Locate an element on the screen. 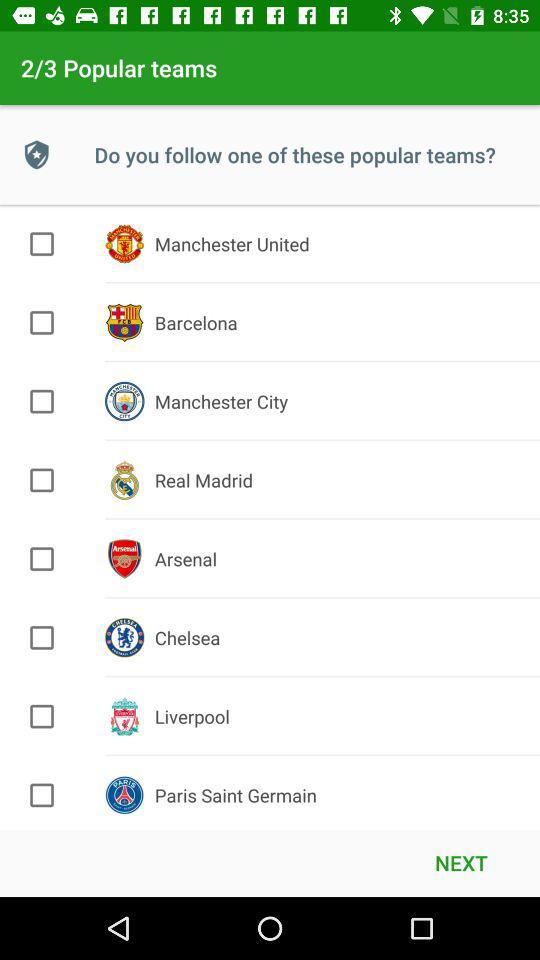  button is located at coordinates (42, 559).